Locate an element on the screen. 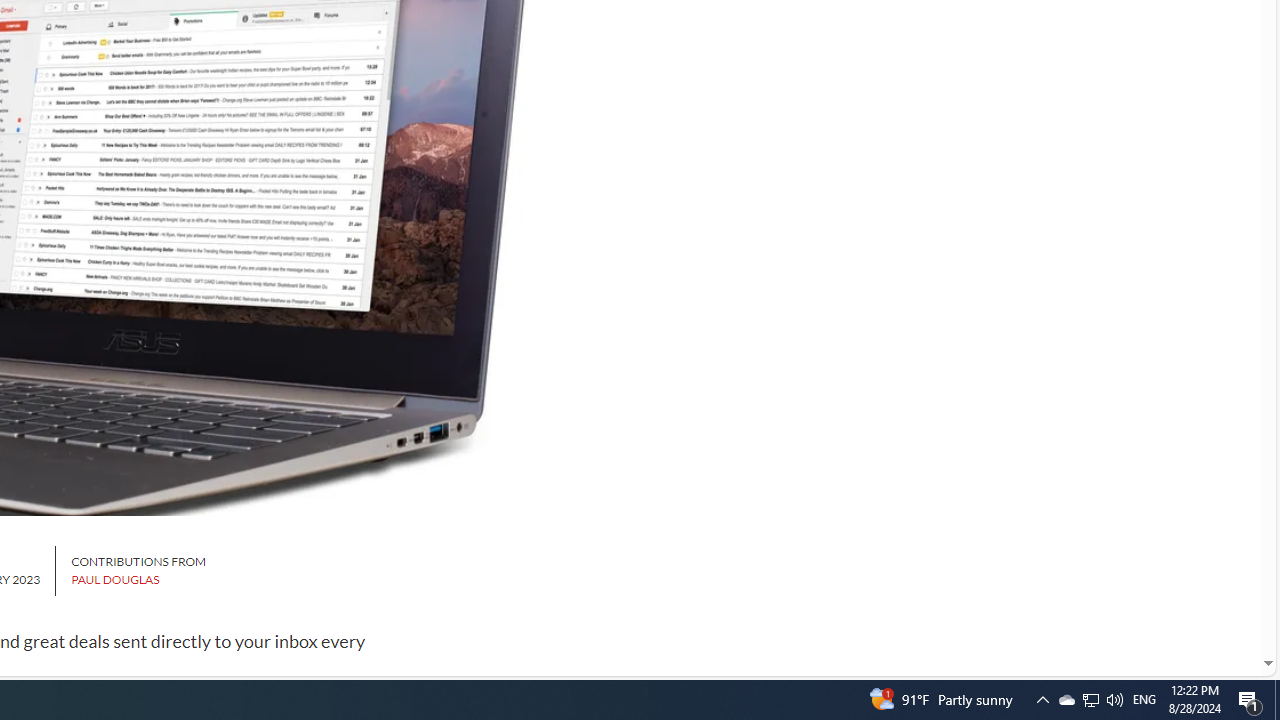 Image resolution: width=1280 pixels, height=720 pixels. 'PAUL DOUGLAS' is located at coordinates (114, 579).